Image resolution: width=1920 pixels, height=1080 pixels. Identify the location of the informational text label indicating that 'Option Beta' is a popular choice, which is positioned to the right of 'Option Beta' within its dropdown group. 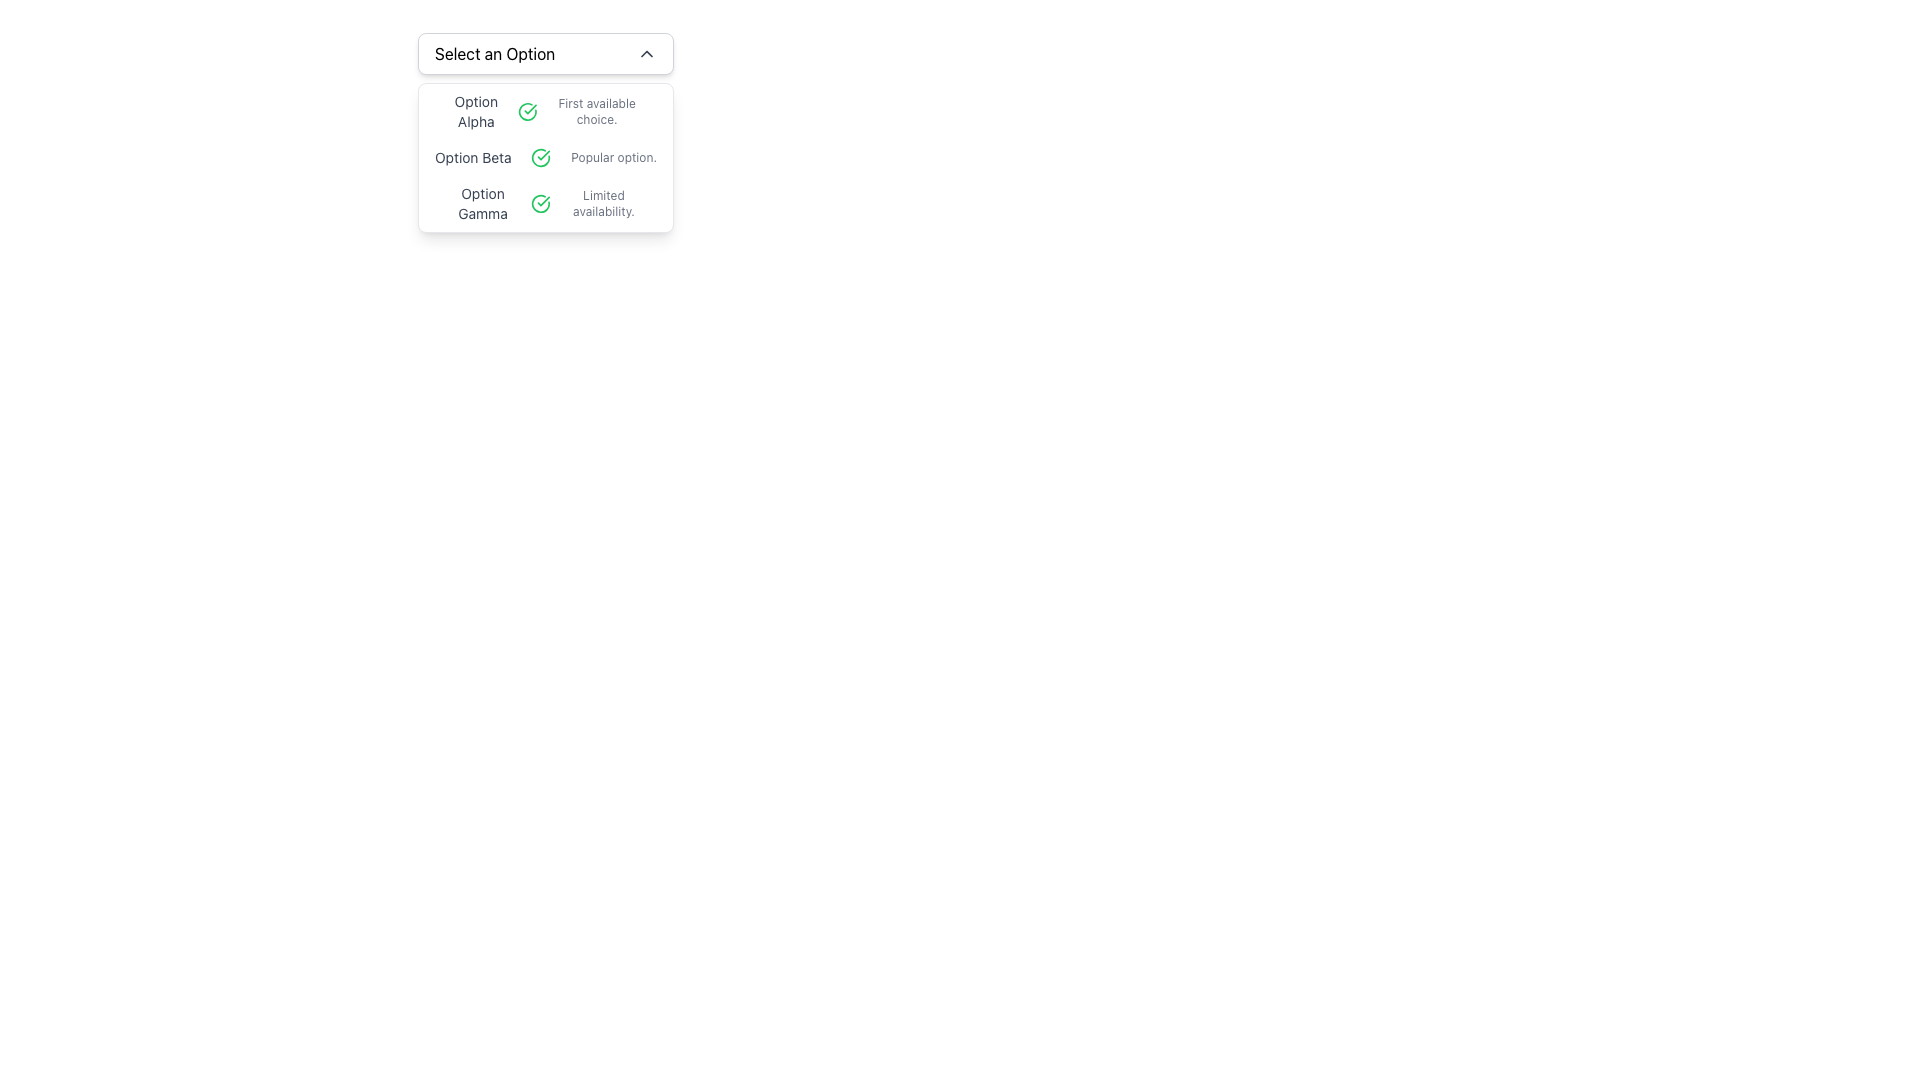
(613, 157).